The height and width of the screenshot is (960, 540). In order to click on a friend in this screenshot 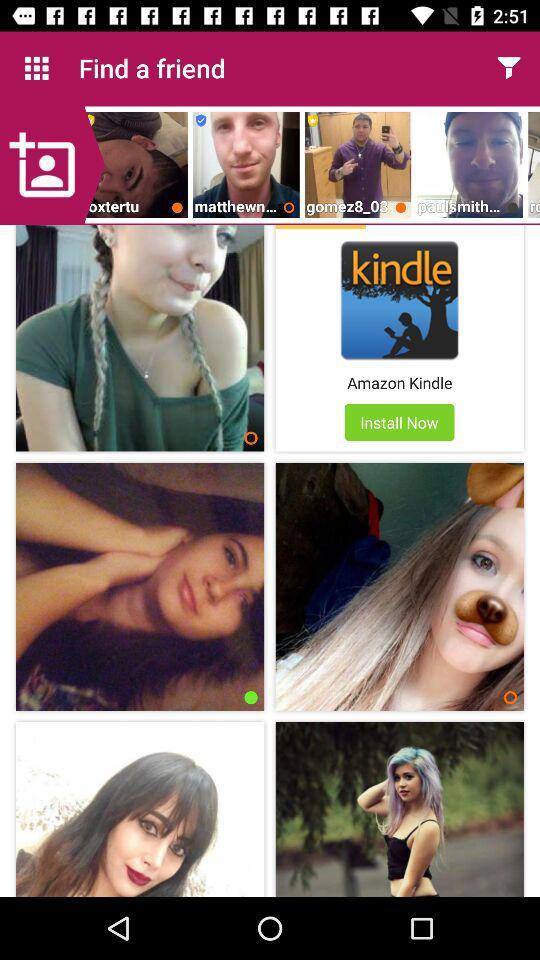, I will do `click(52, 164)`.